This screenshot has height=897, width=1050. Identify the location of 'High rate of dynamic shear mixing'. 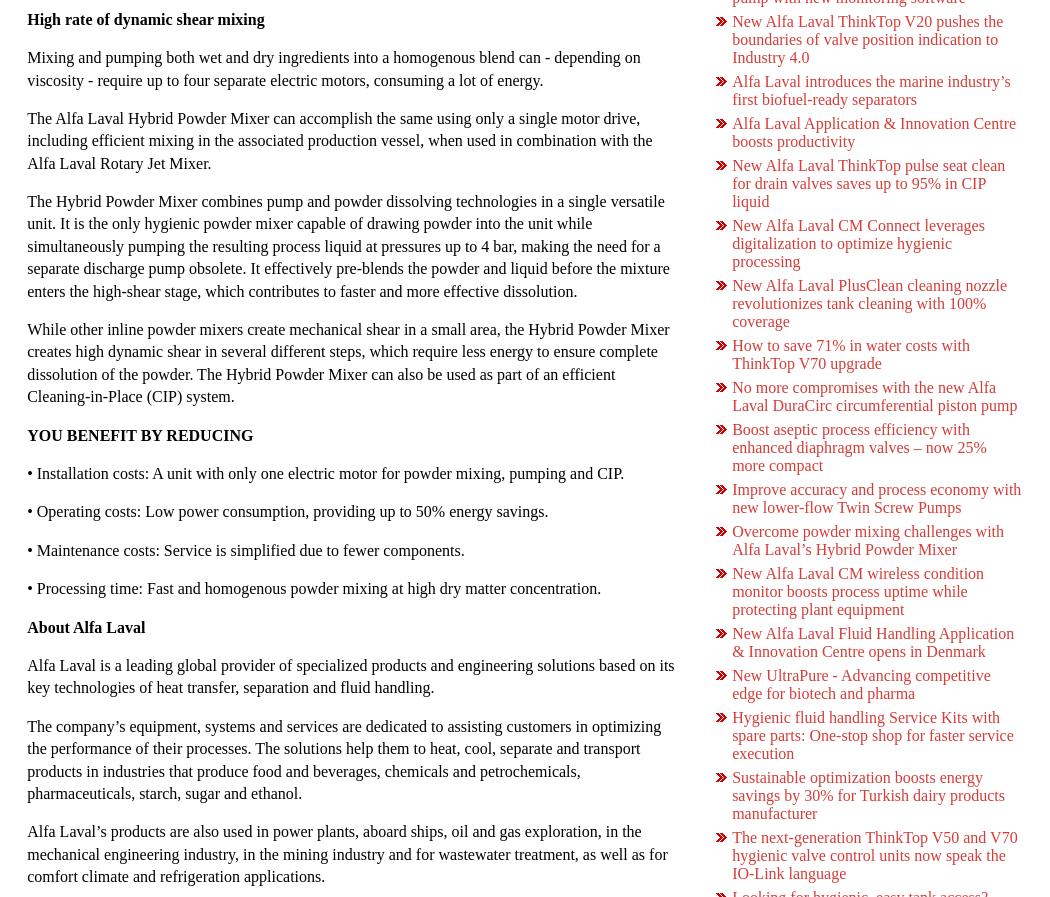
(144, 17).